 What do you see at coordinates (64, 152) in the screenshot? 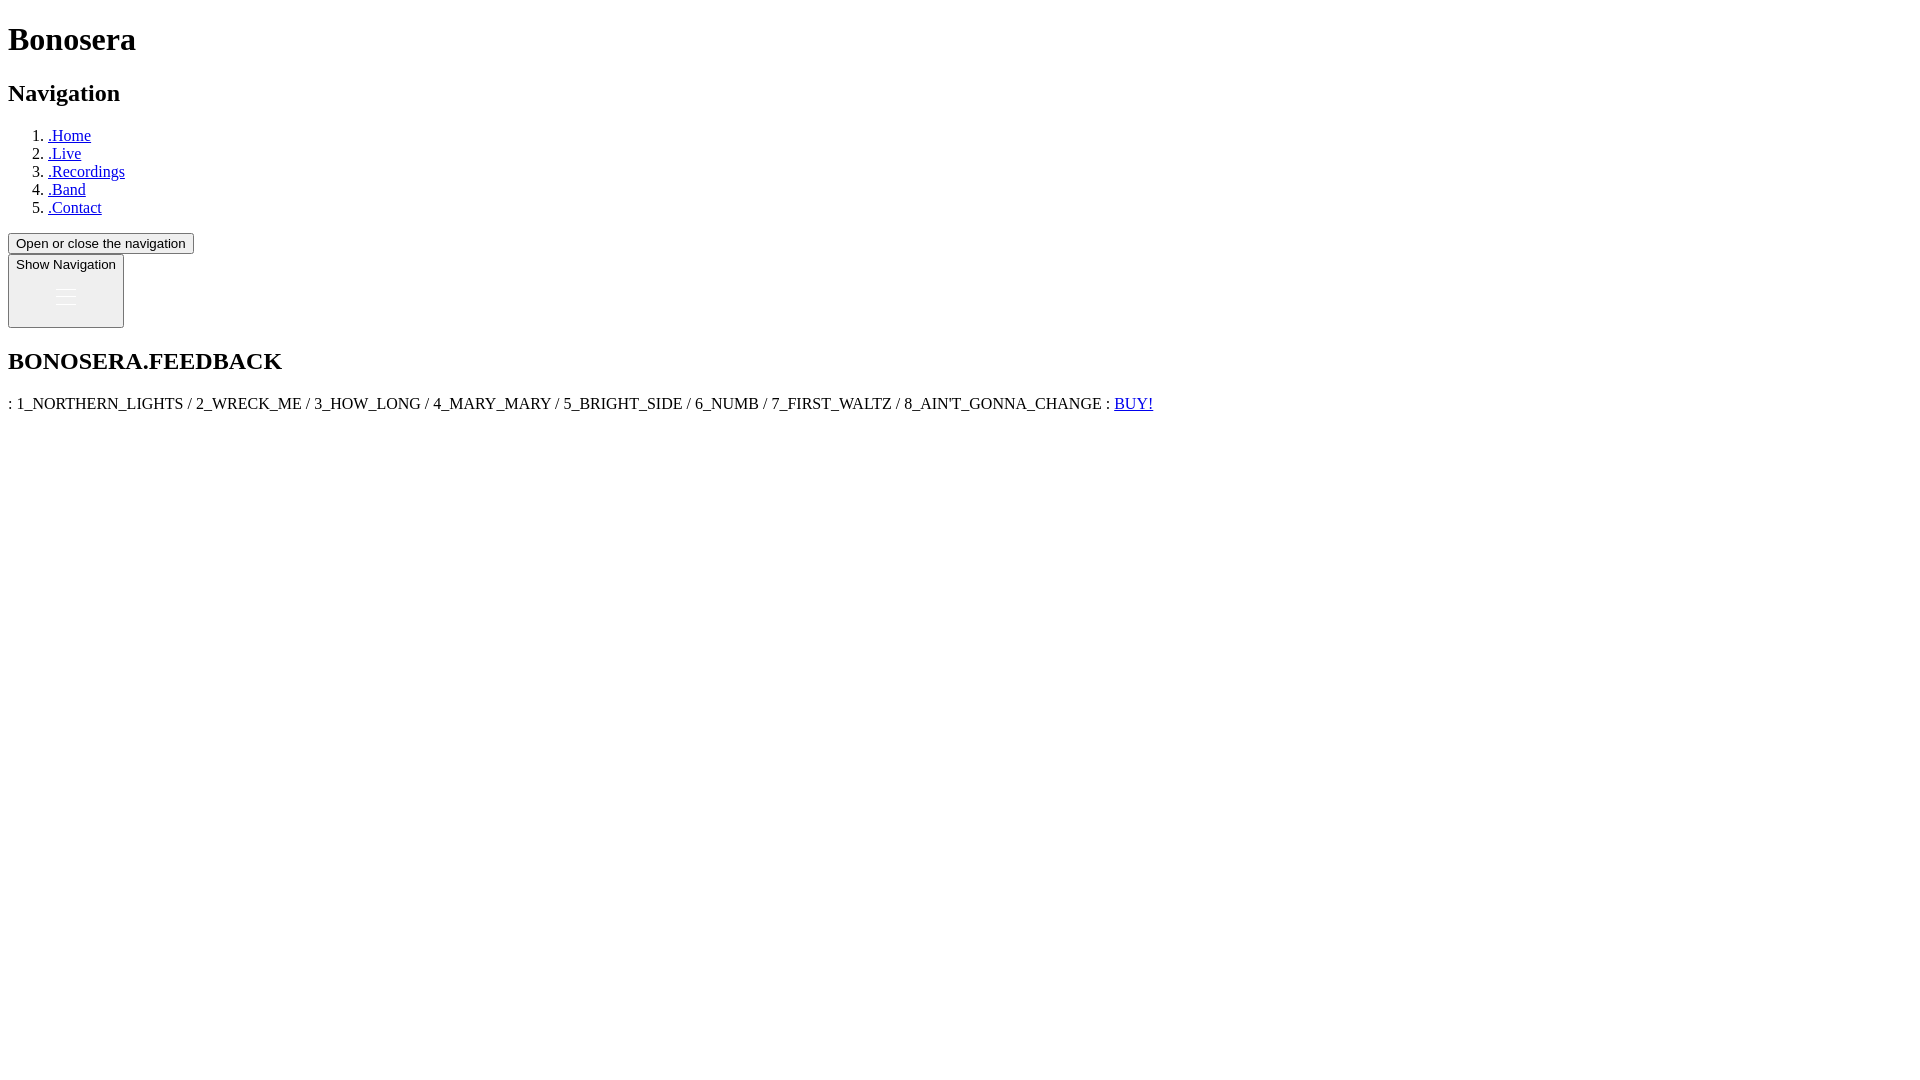
I see `'.Live'` at bounding box center [64, 152].